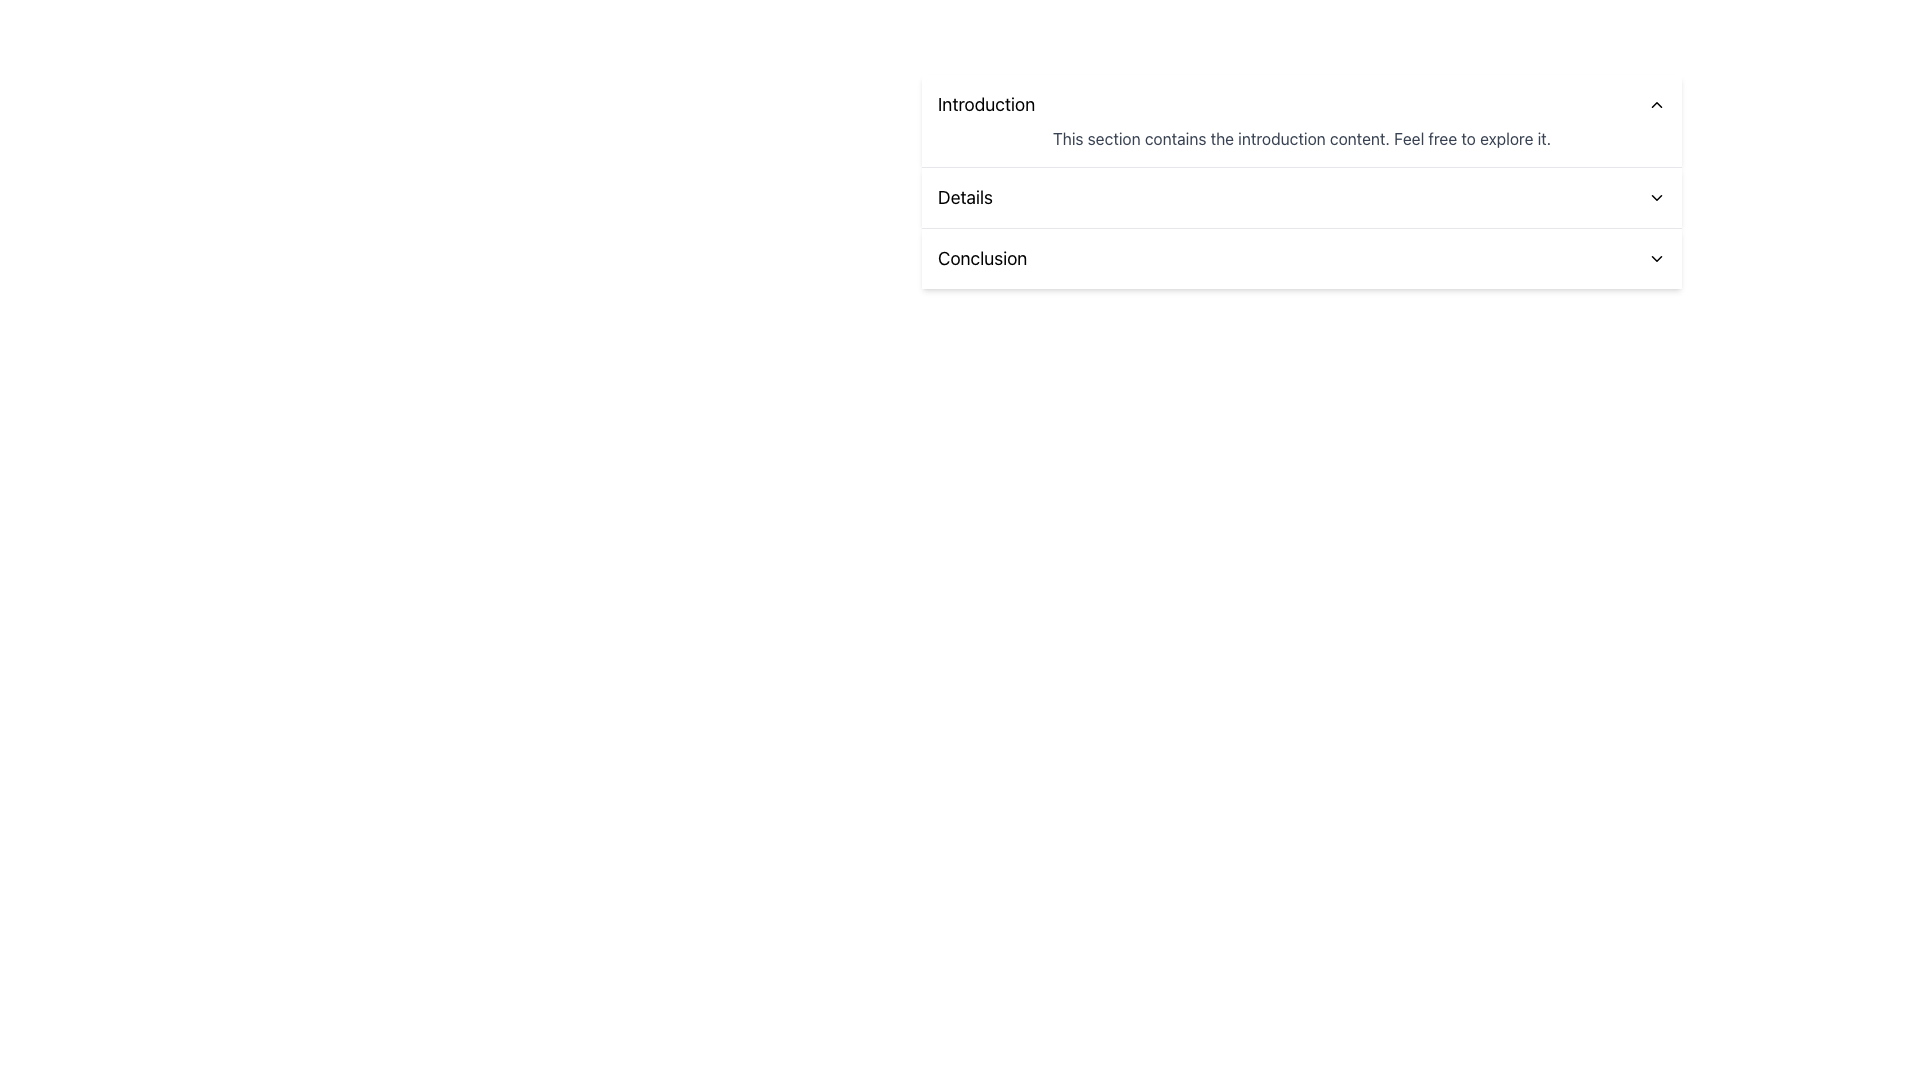 The height and width of the screenshot is (1080, 1920). I want to click on the Dropdown toggle for 'Conclusion', so click(1301, 257).